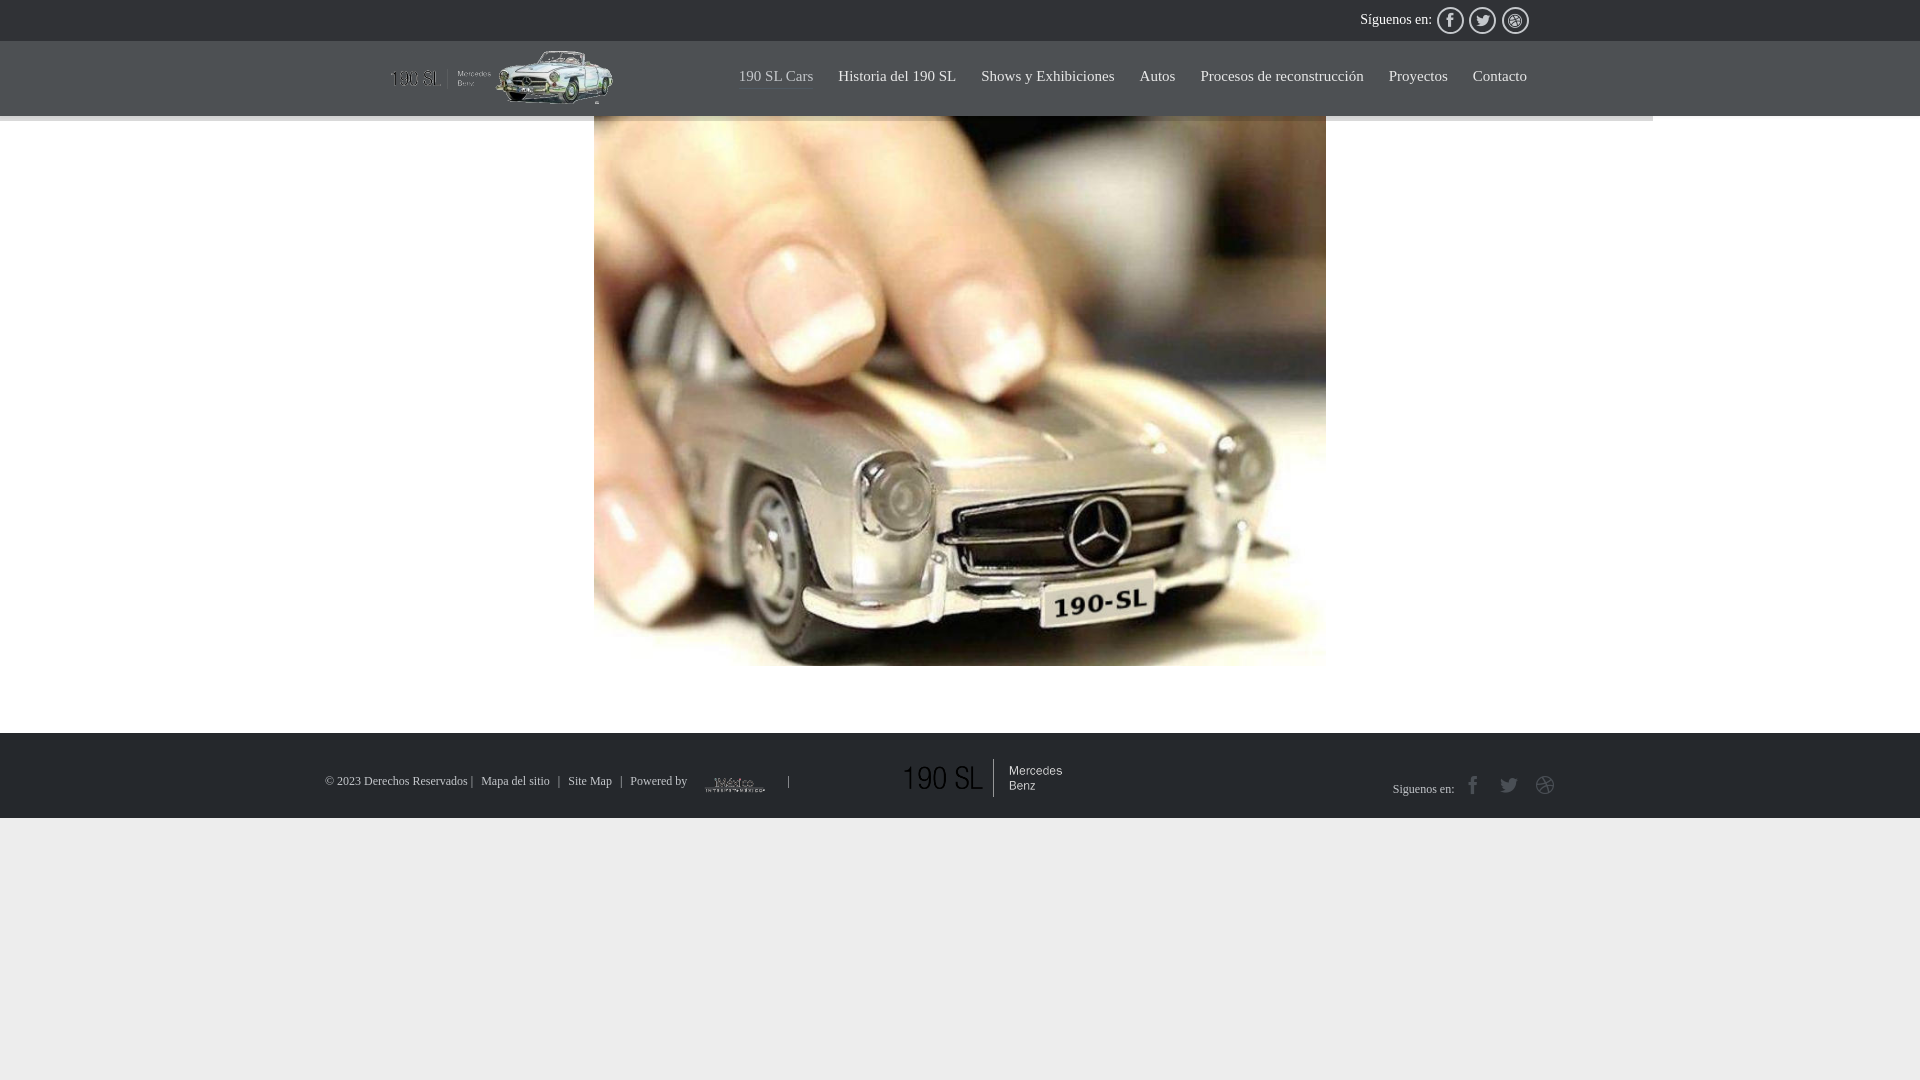 This screenshot has height=1080, width=1920. Describe the element at coordinates (1157, 77) in the screenshot. I see `'Autos'` at that location.